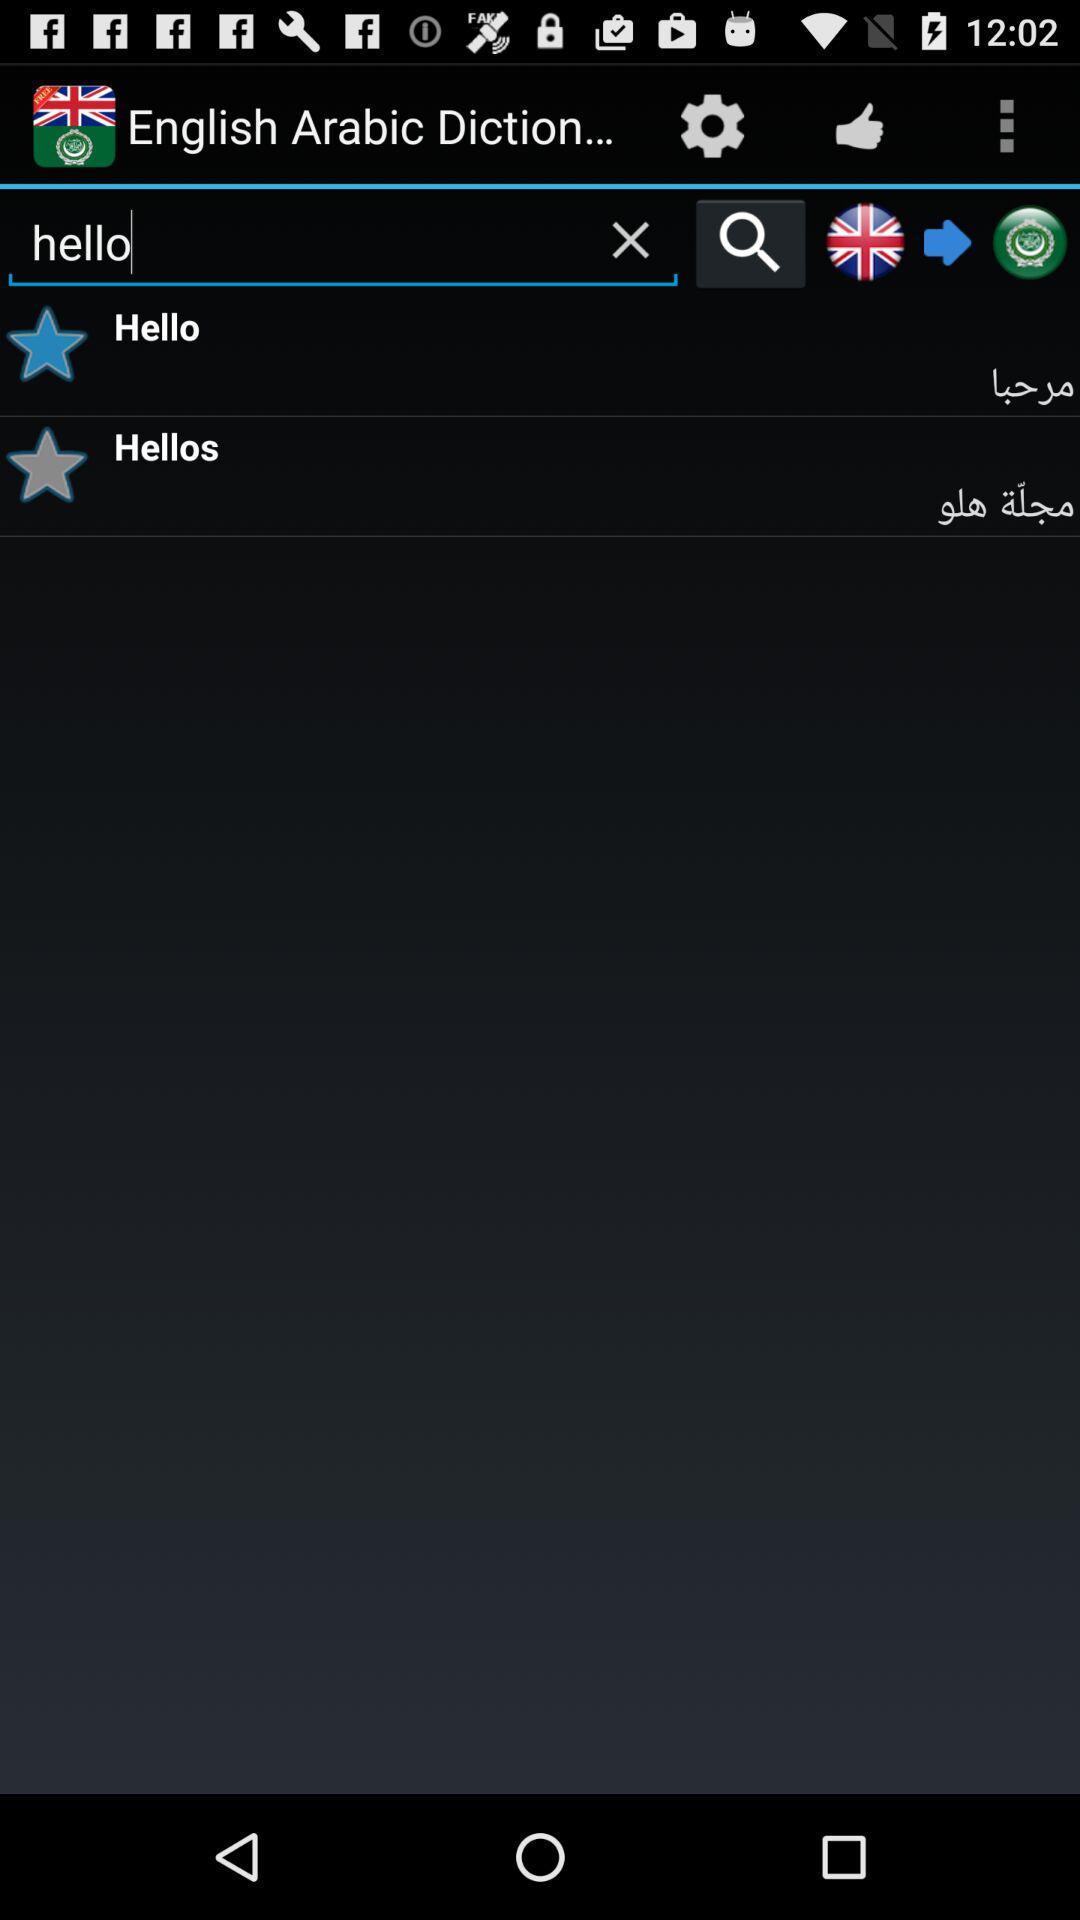 The image size is (1080, 1920). What do you see at coordinates (53, 463) in the screenshot?
I see `bookmark` at bounding box center [53, 463].